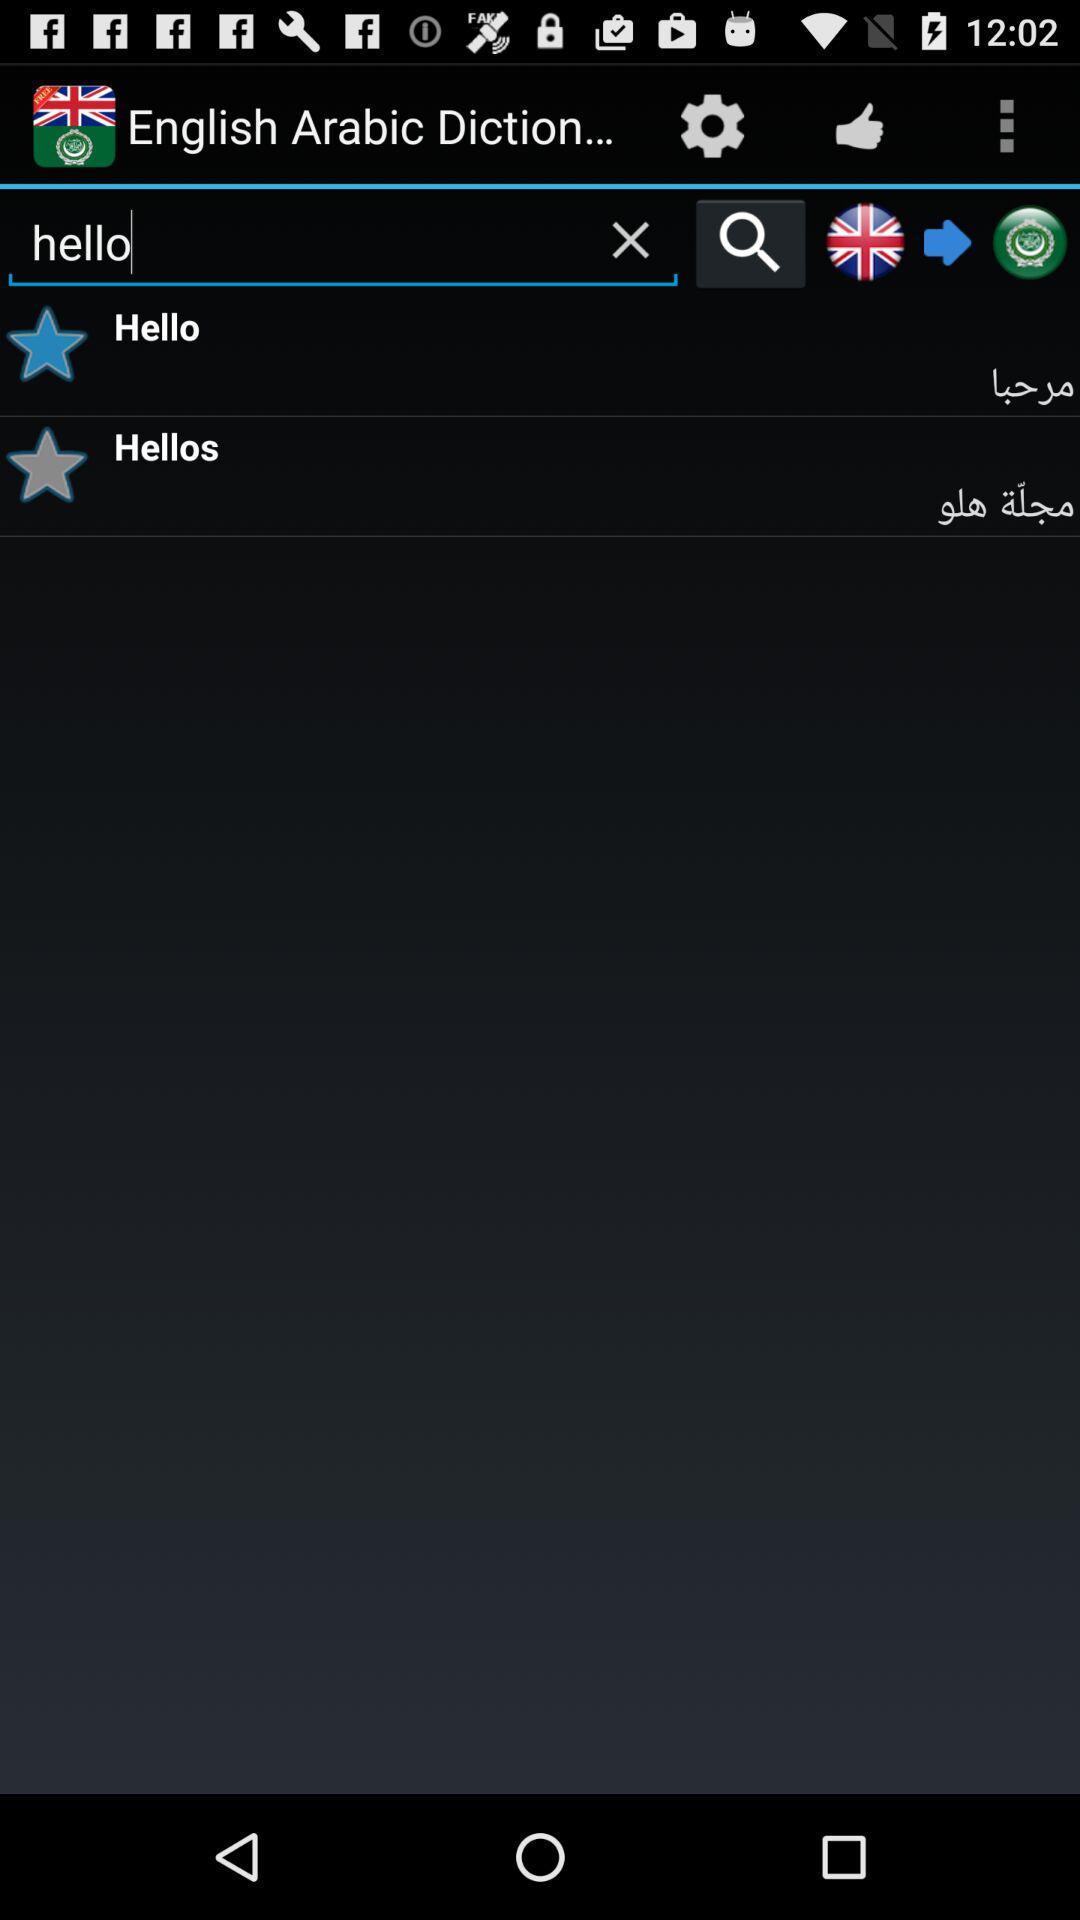 The image size is (1080, 1920). What do you see at coordinates (53, 463) in the screenshot?
I see `bookmark` at bounding box center [53, 463].